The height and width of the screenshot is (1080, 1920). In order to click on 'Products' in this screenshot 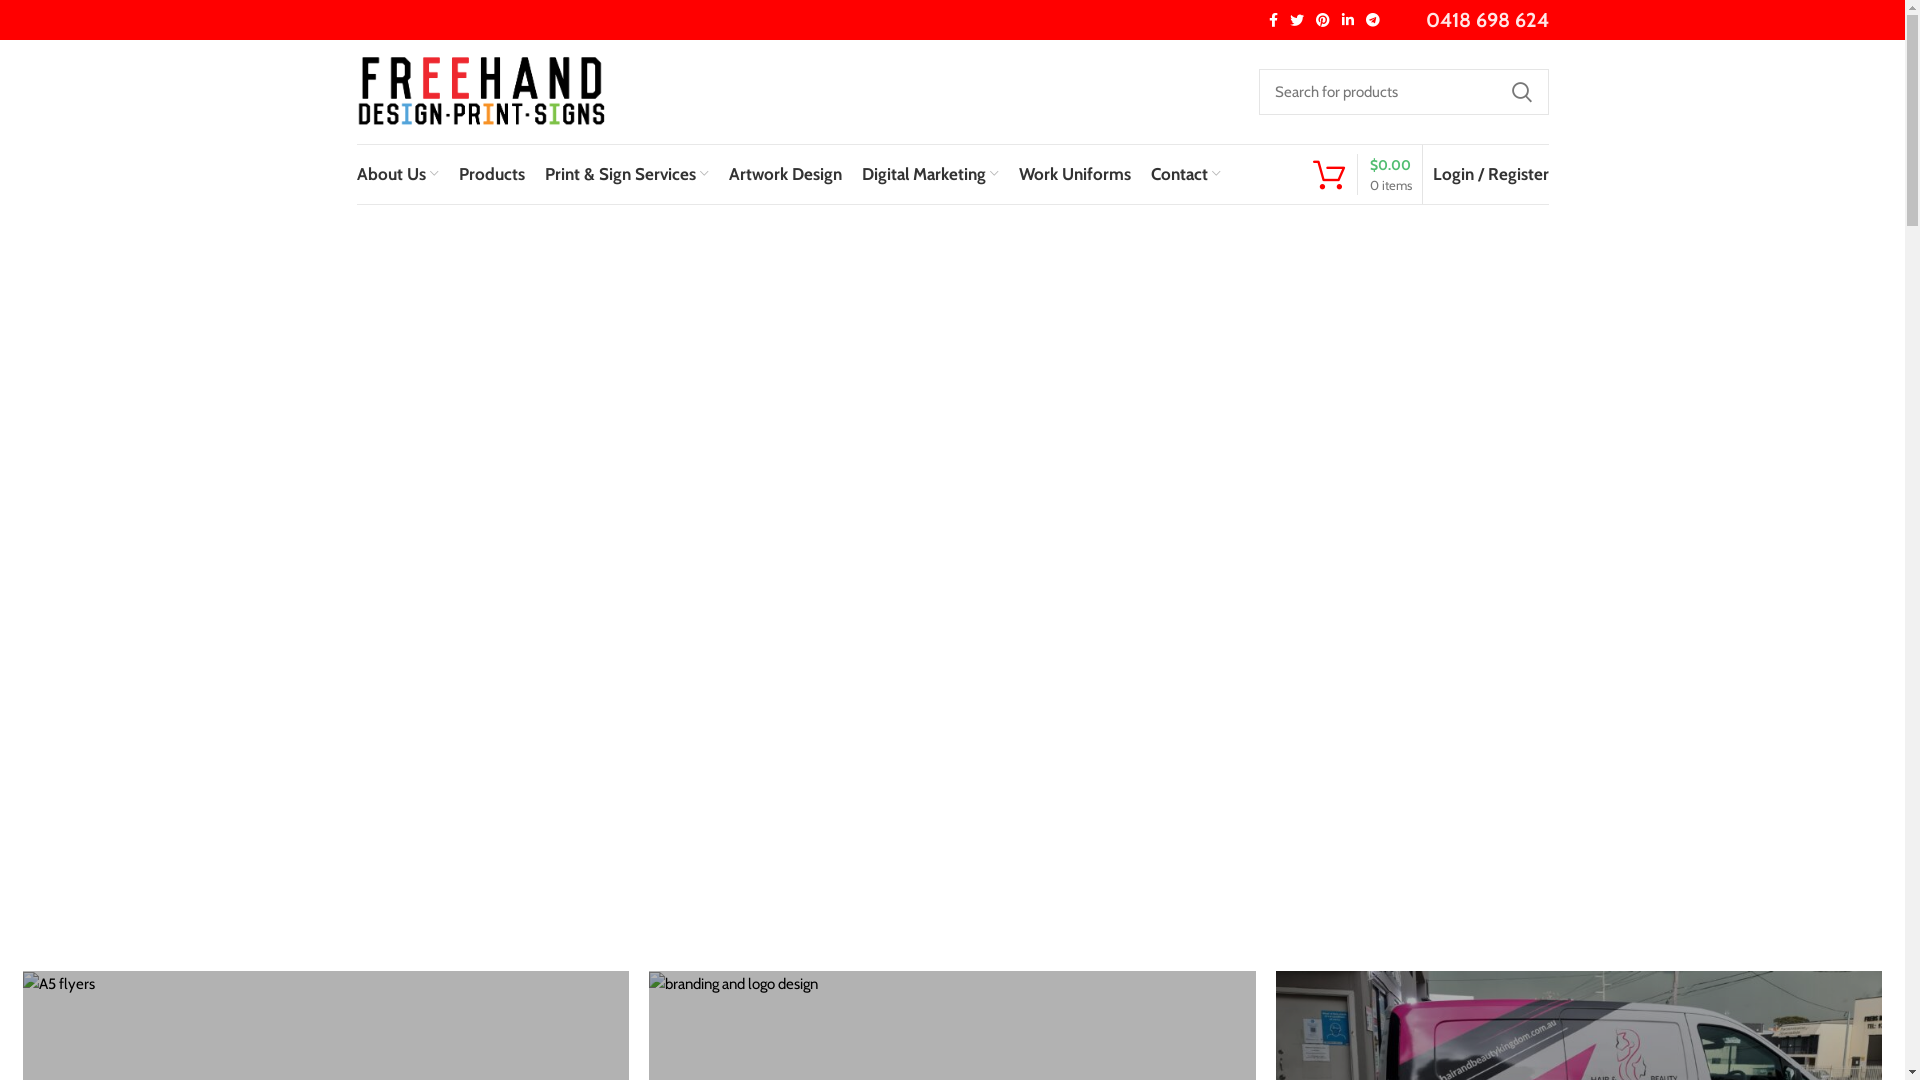, I will do `click(490, 172)`.